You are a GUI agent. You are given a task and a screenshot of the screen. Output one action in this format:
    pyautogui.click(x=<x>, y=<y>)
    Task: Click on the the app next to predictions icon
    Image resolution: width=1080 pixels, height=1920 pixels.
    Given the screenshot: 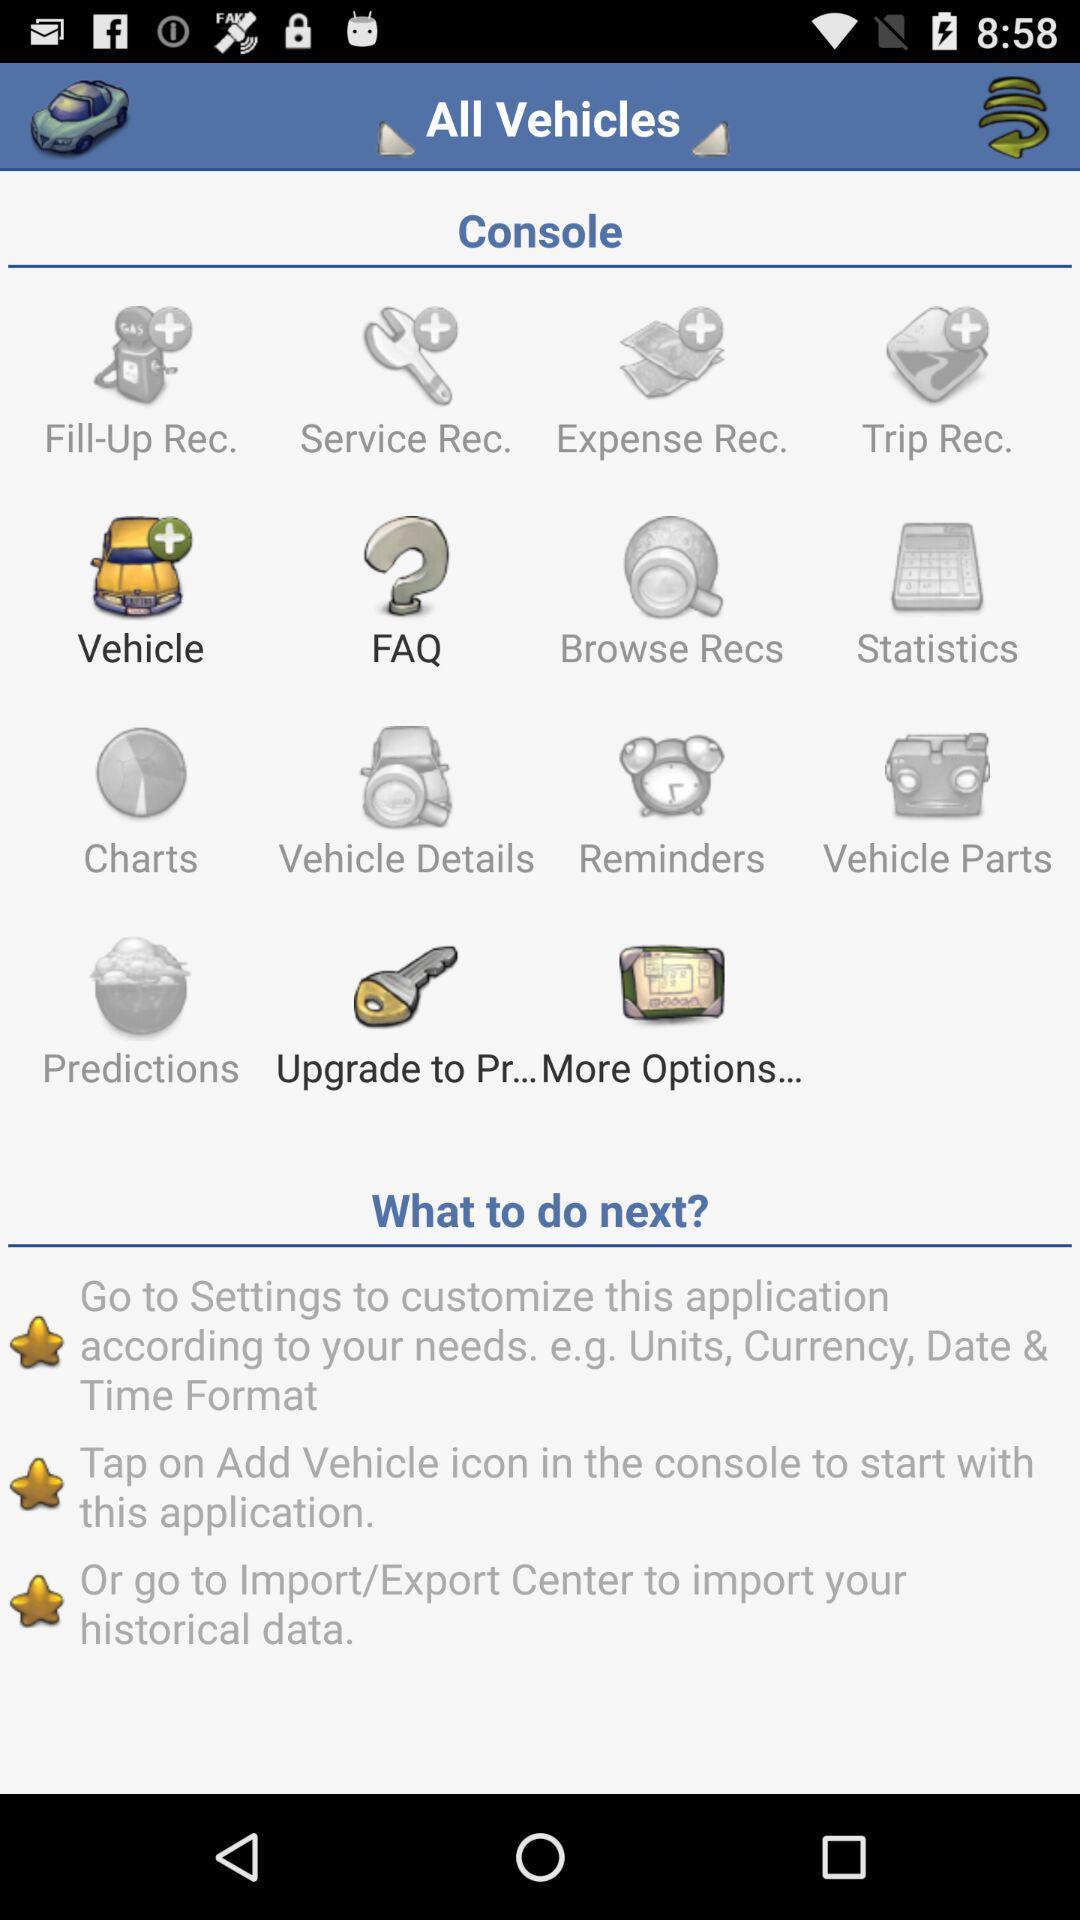 What is the action you would take?
    pyautogui.click(x=405, y=1021)
    